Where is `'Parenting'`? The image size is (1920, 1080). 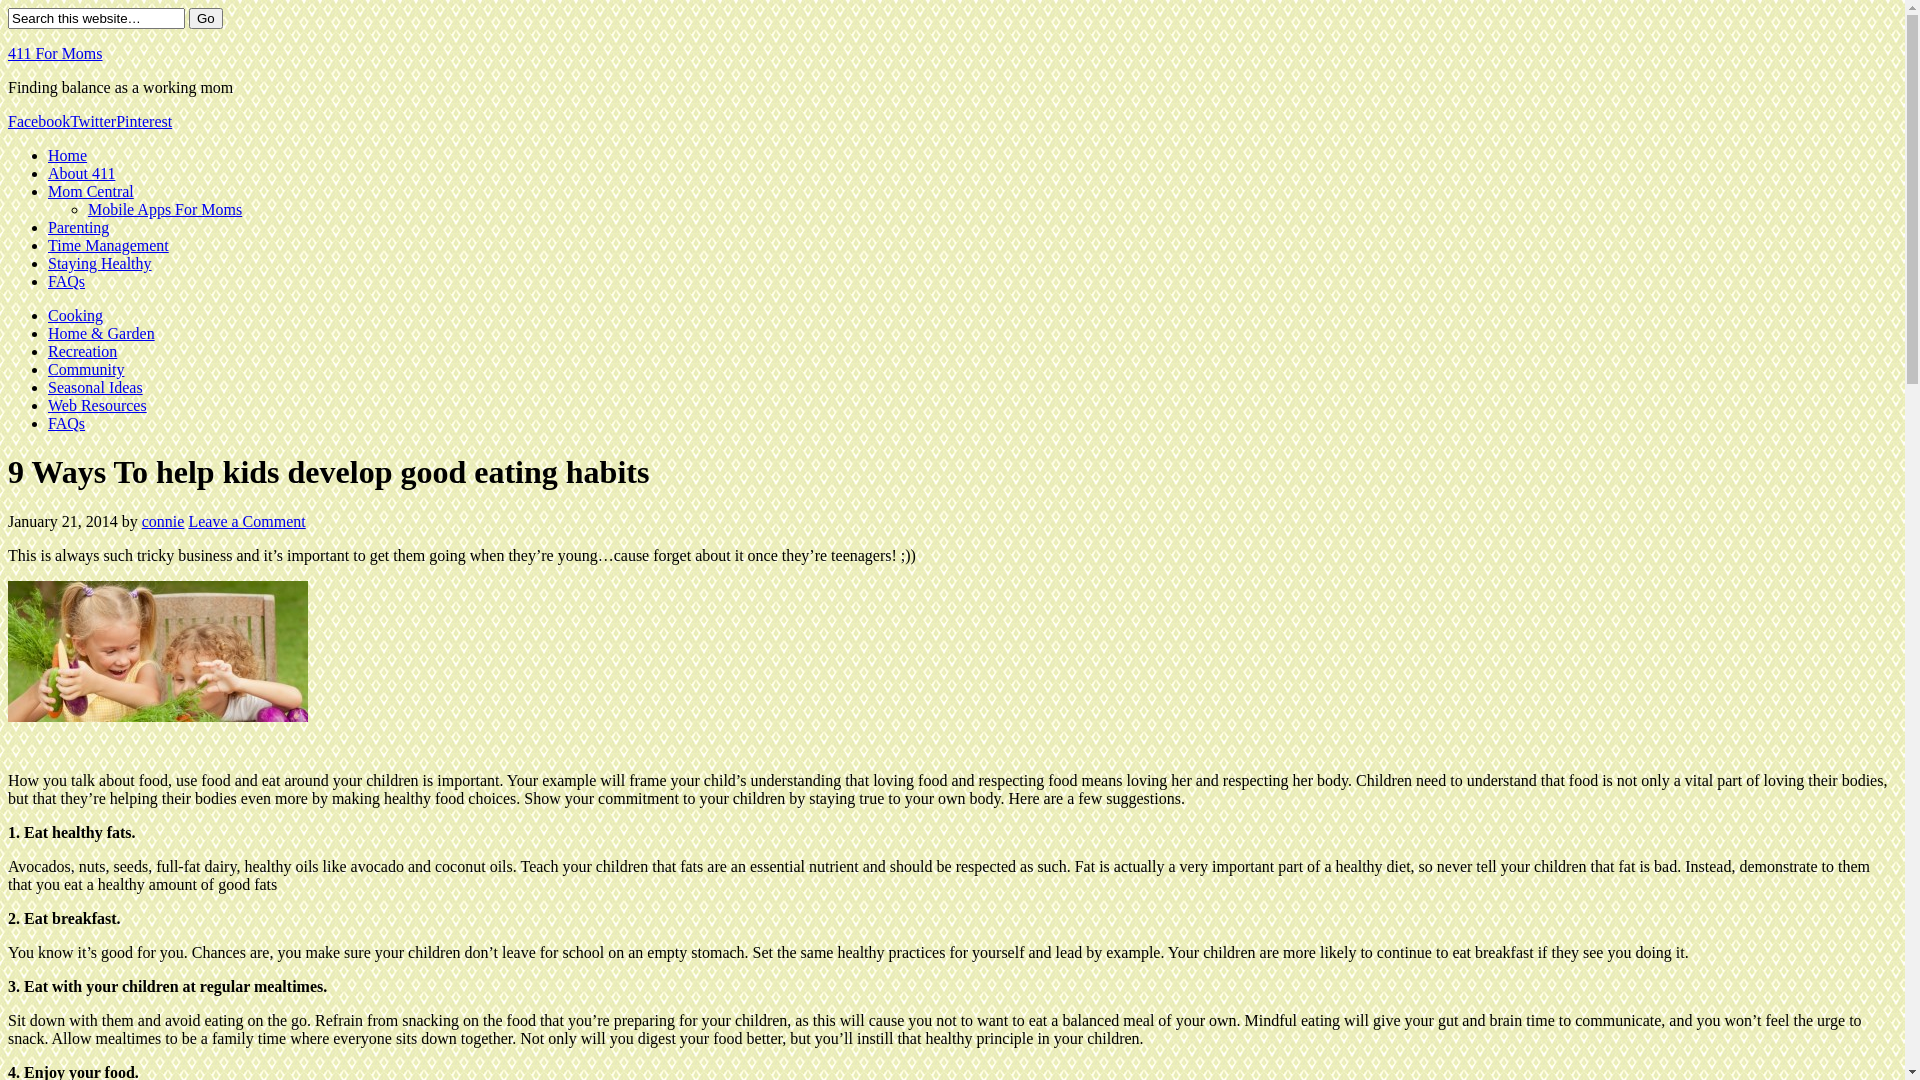 'Parenting' is located at coordinates (78, 226).